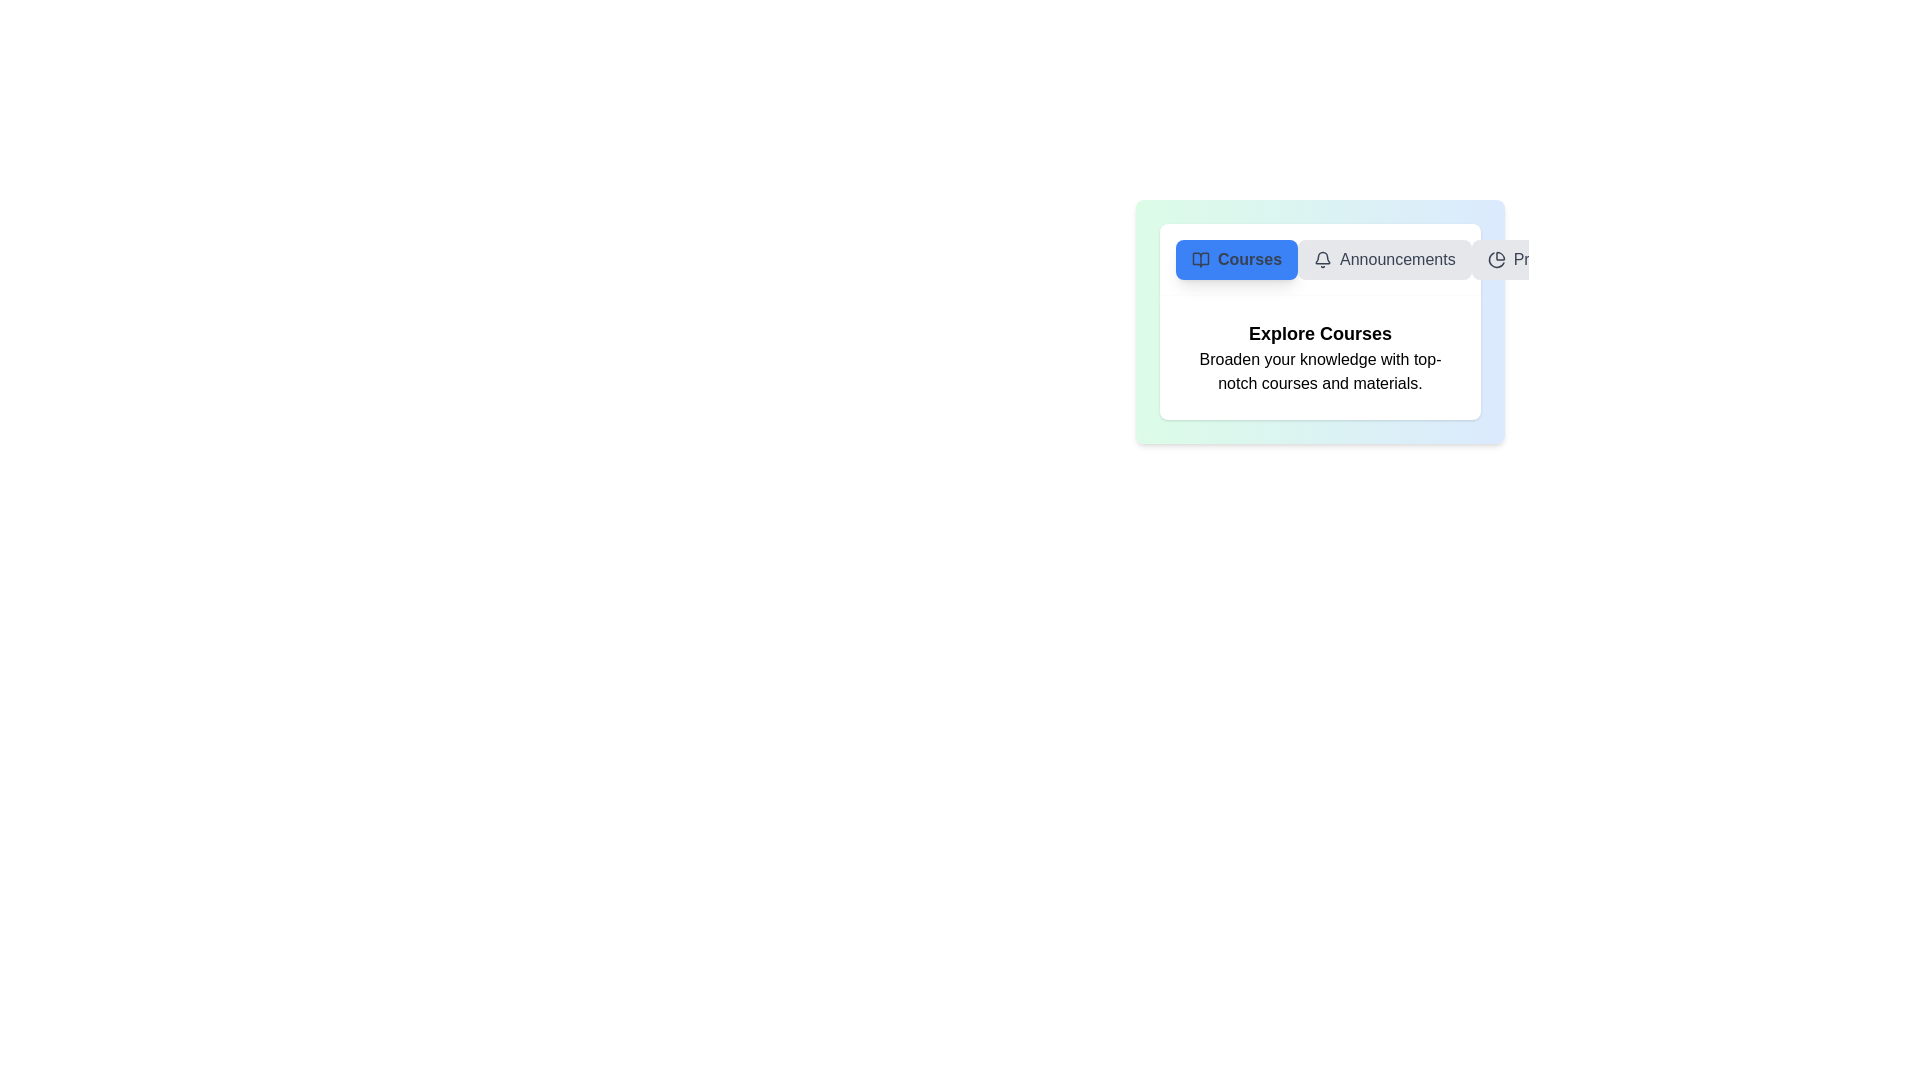  Describe the element at coordinates (1320, 371) in the screenshot. I see `the text element that reads 'Broaden your knowledge with top-notch courses and materials.', which is located directly below the bolded title 'Explore Courses.'` at that location.